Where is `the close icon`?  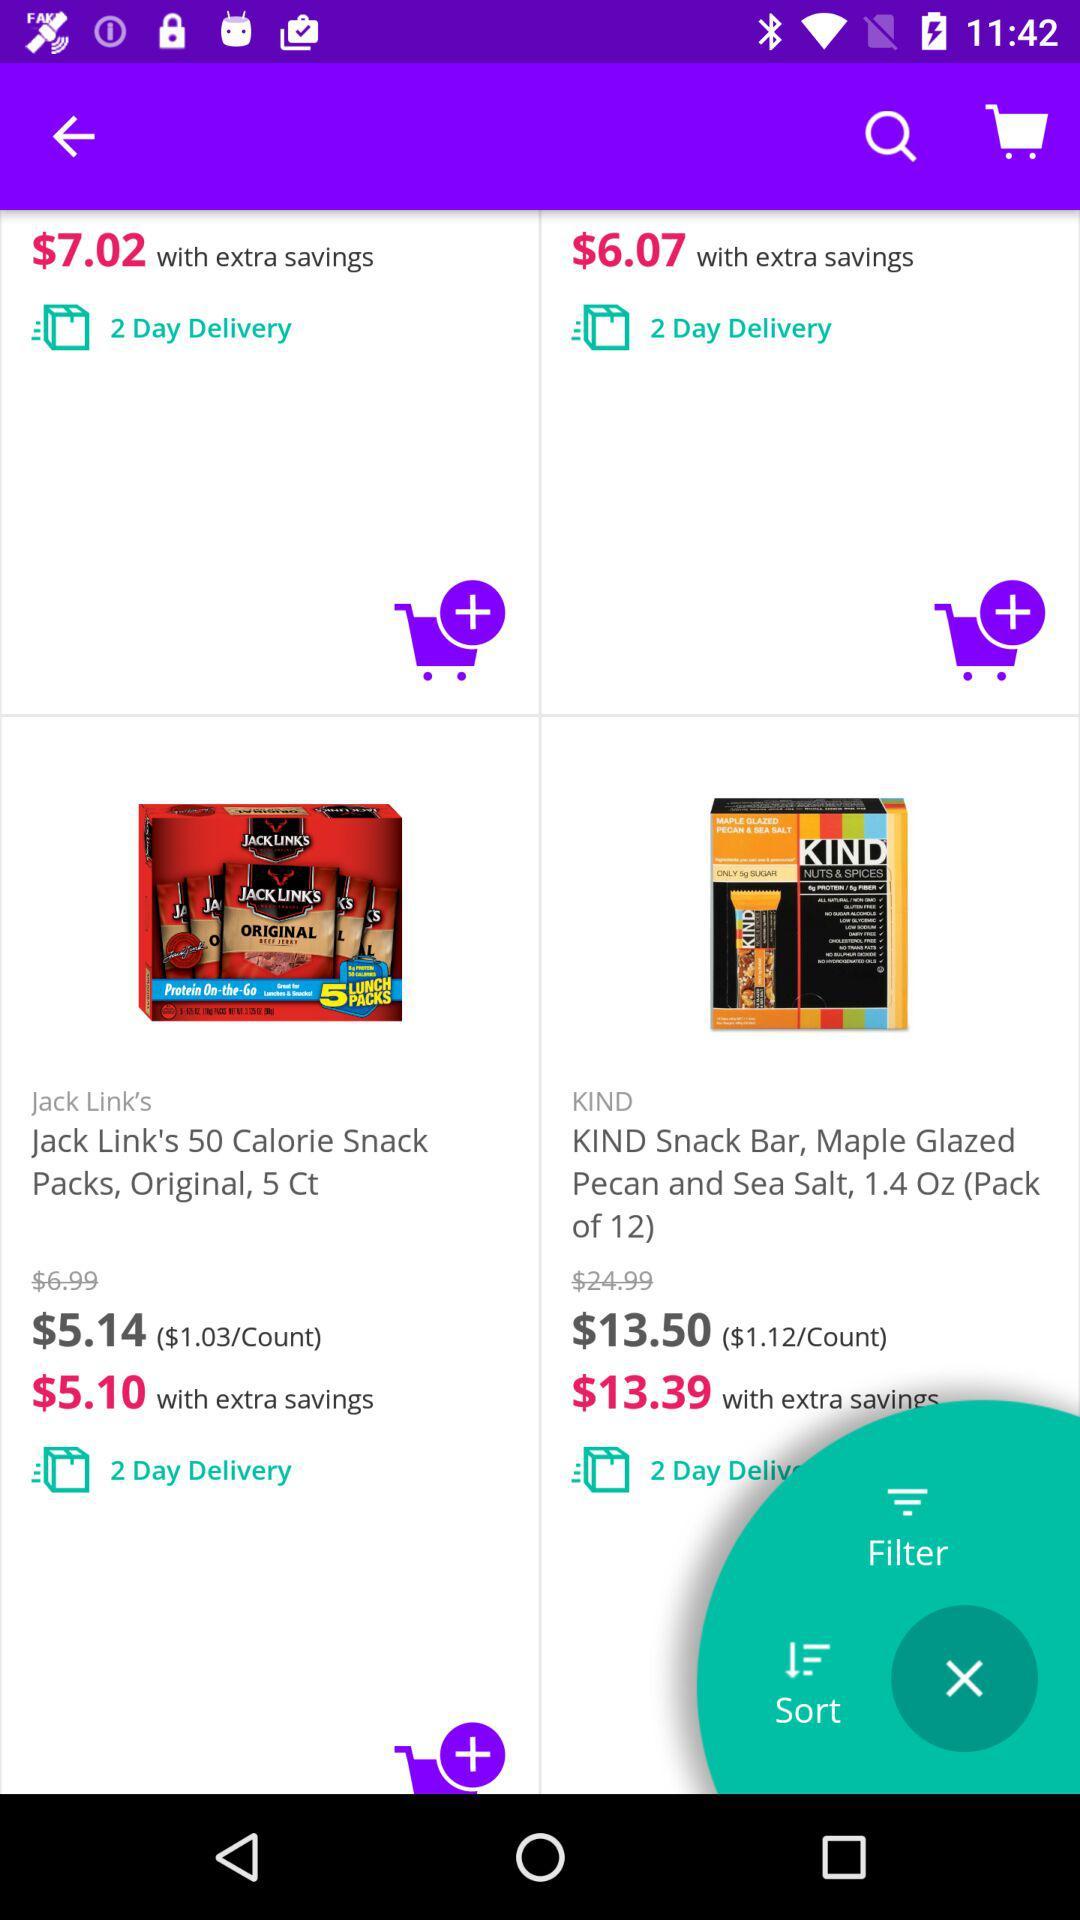 the close icon is located at coordinates (963, 1678).